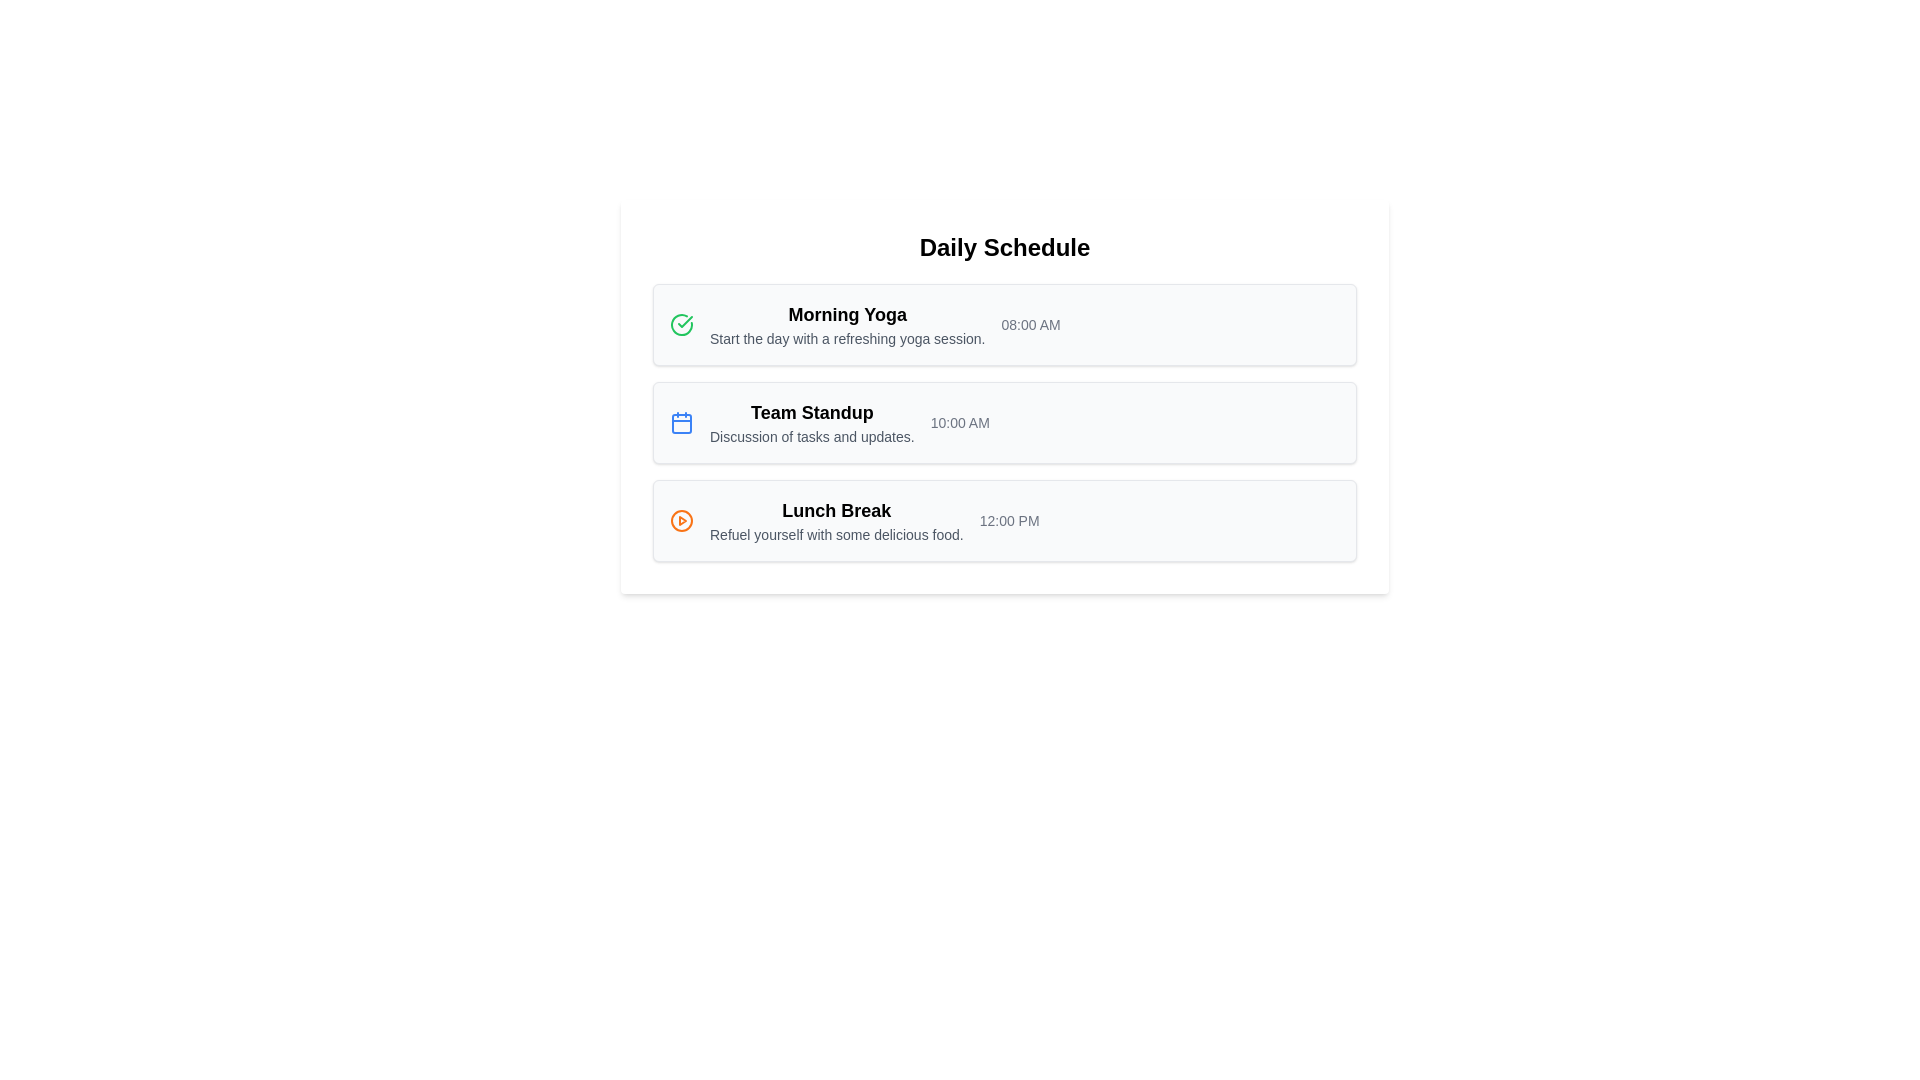 The height and width of the screenshot is (1080, 1920). Describe the element at coordinates (681, 519) in the screenshot. I see `the circular orange play icon located at the leftmost side of the 'Lunch Break' row` at that location.